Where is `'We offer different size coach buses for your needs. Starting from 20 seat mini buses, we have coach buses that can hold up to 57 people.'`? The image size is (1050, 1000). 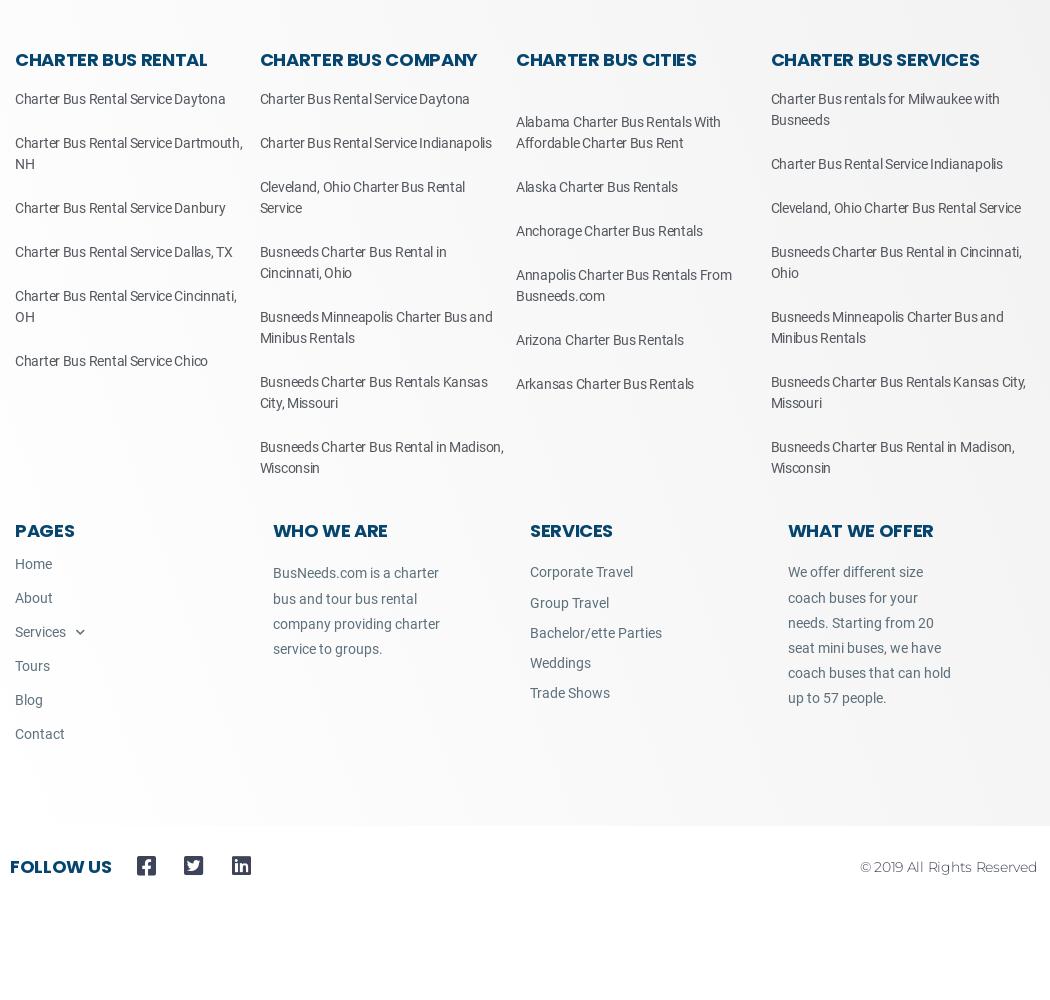
'We offer different size coach buses for your needs. Starting from 20 seat mini buses, we have coach buses that can hold up to 57 people.' is located at coordinates (867, 635).